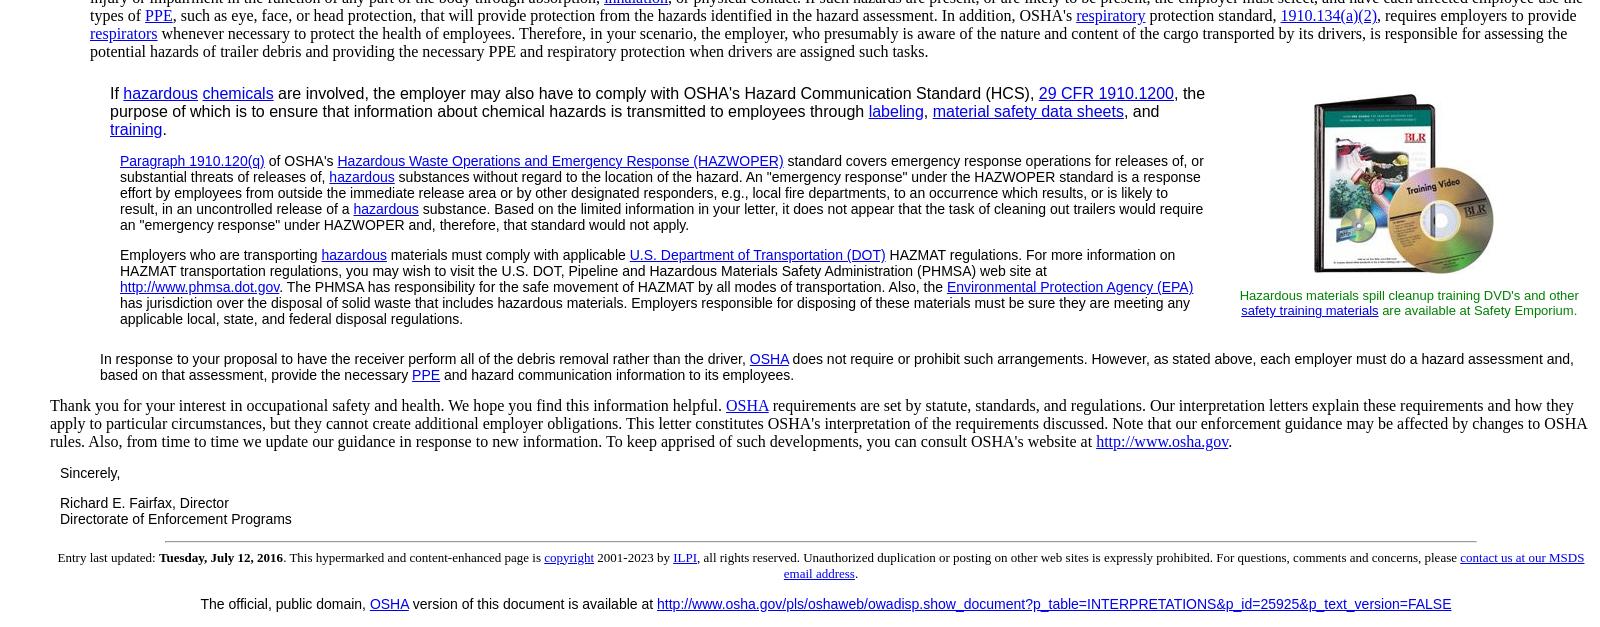 The height and width of the screenshot is (627, 1600). I want to click on 'contact us at our MSDS email address', so click(783, 564).